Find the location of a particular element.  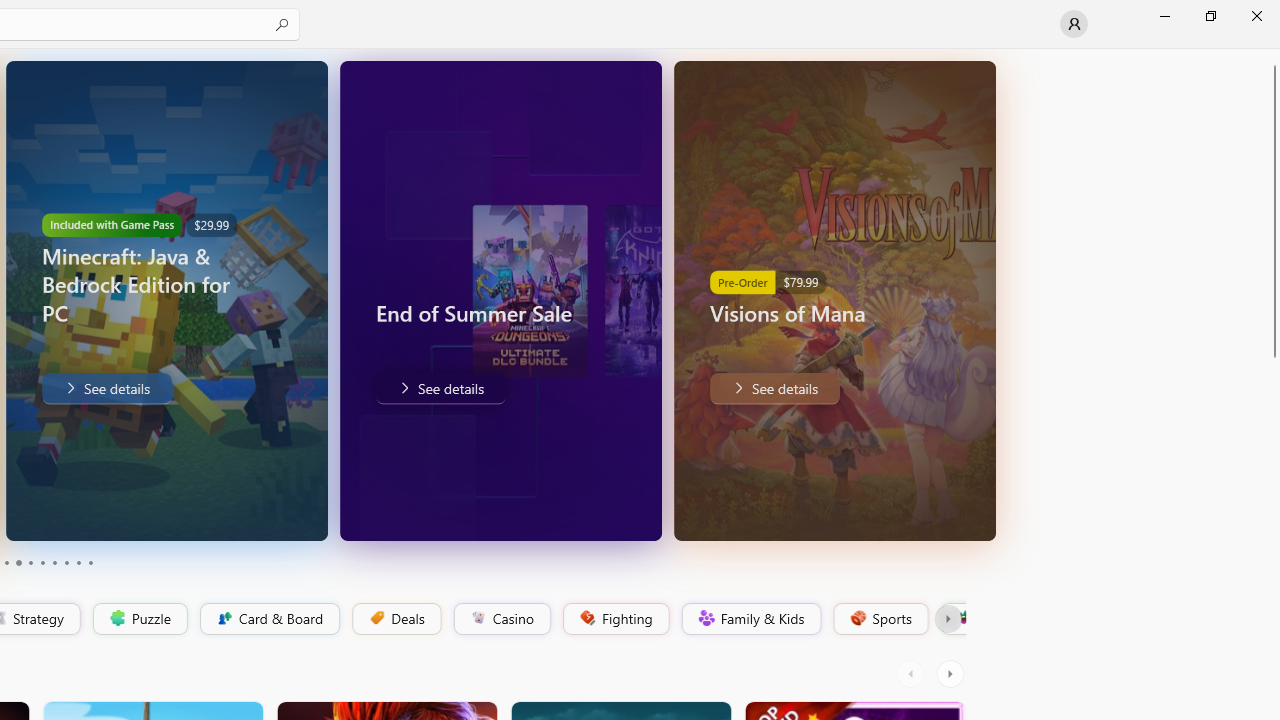

'Family & Kids' is located at coordinates (749, 618).